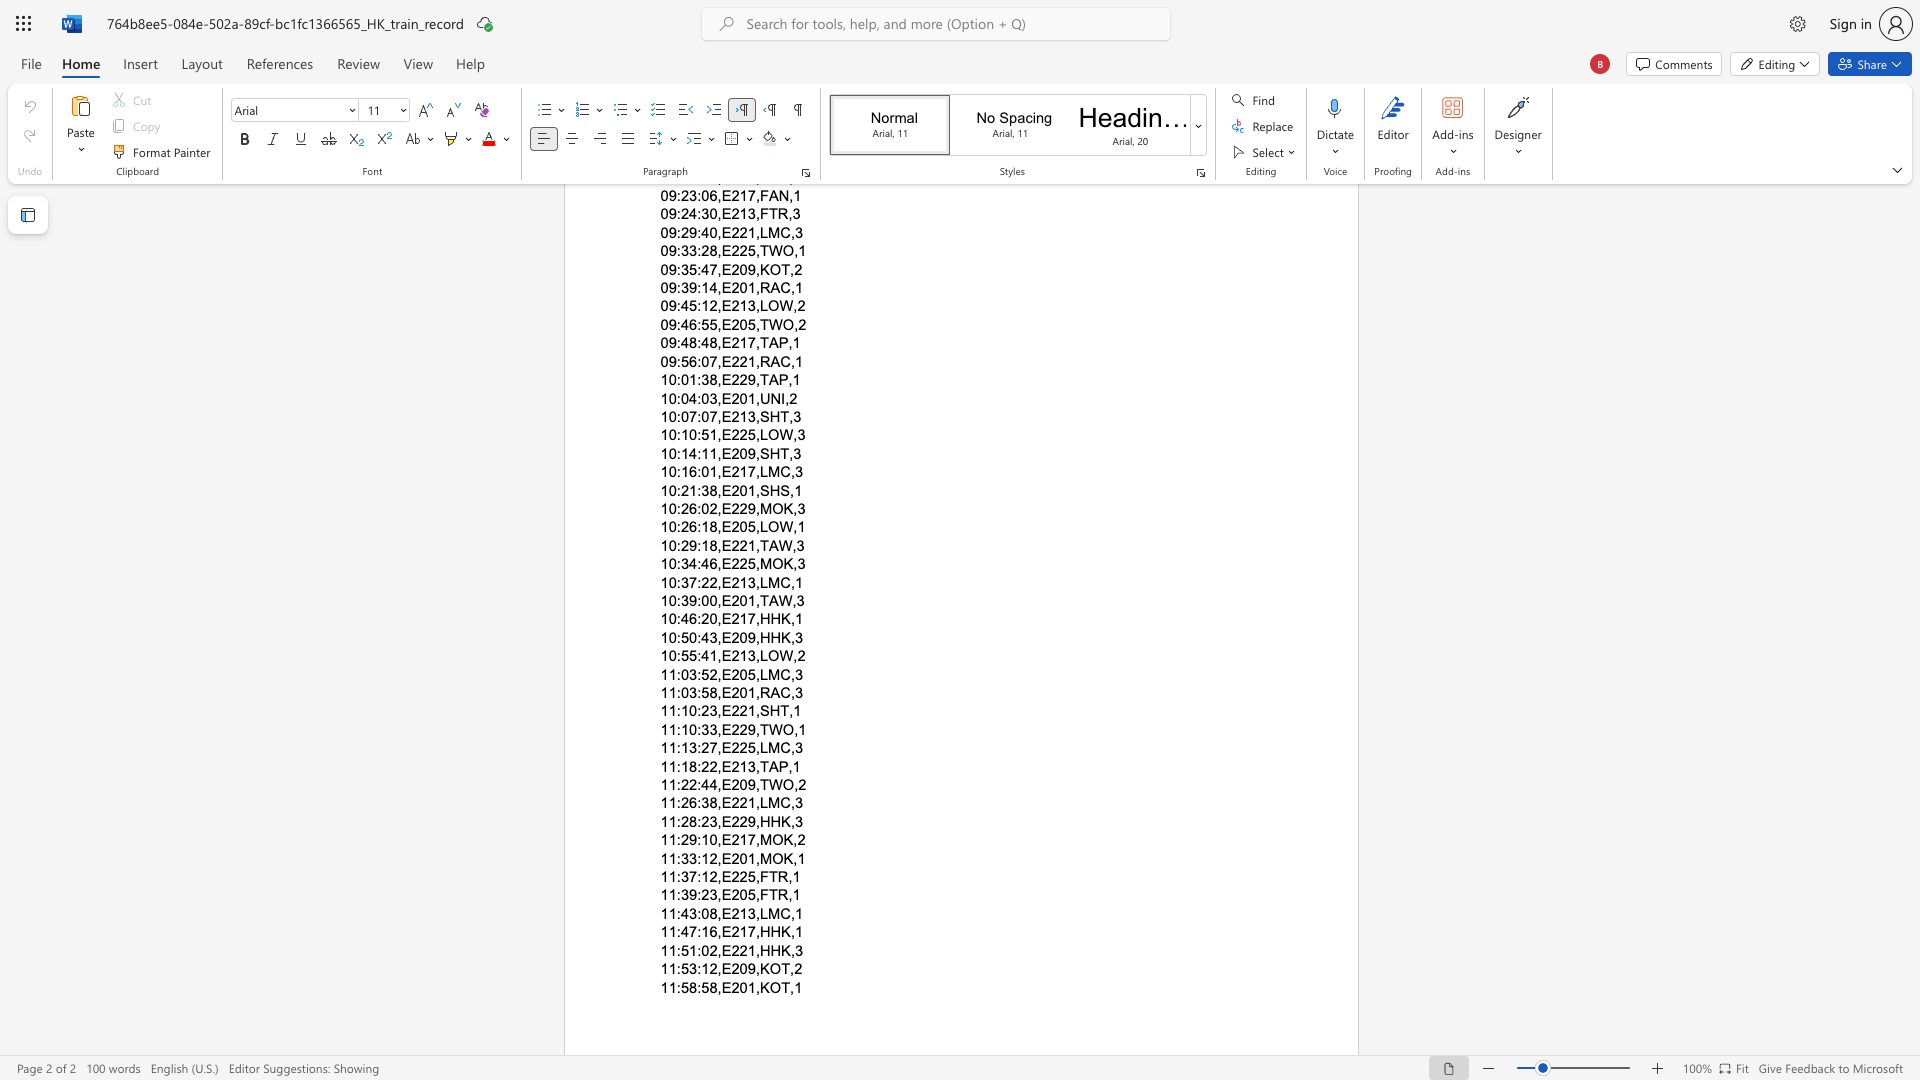 This screenshot has width=1920, height=1080. What do you see at coordinates (787, 986) in the screenshot?
I see `the space between the continuous character "T" and "," in the text` at bounding box center [787, 986].